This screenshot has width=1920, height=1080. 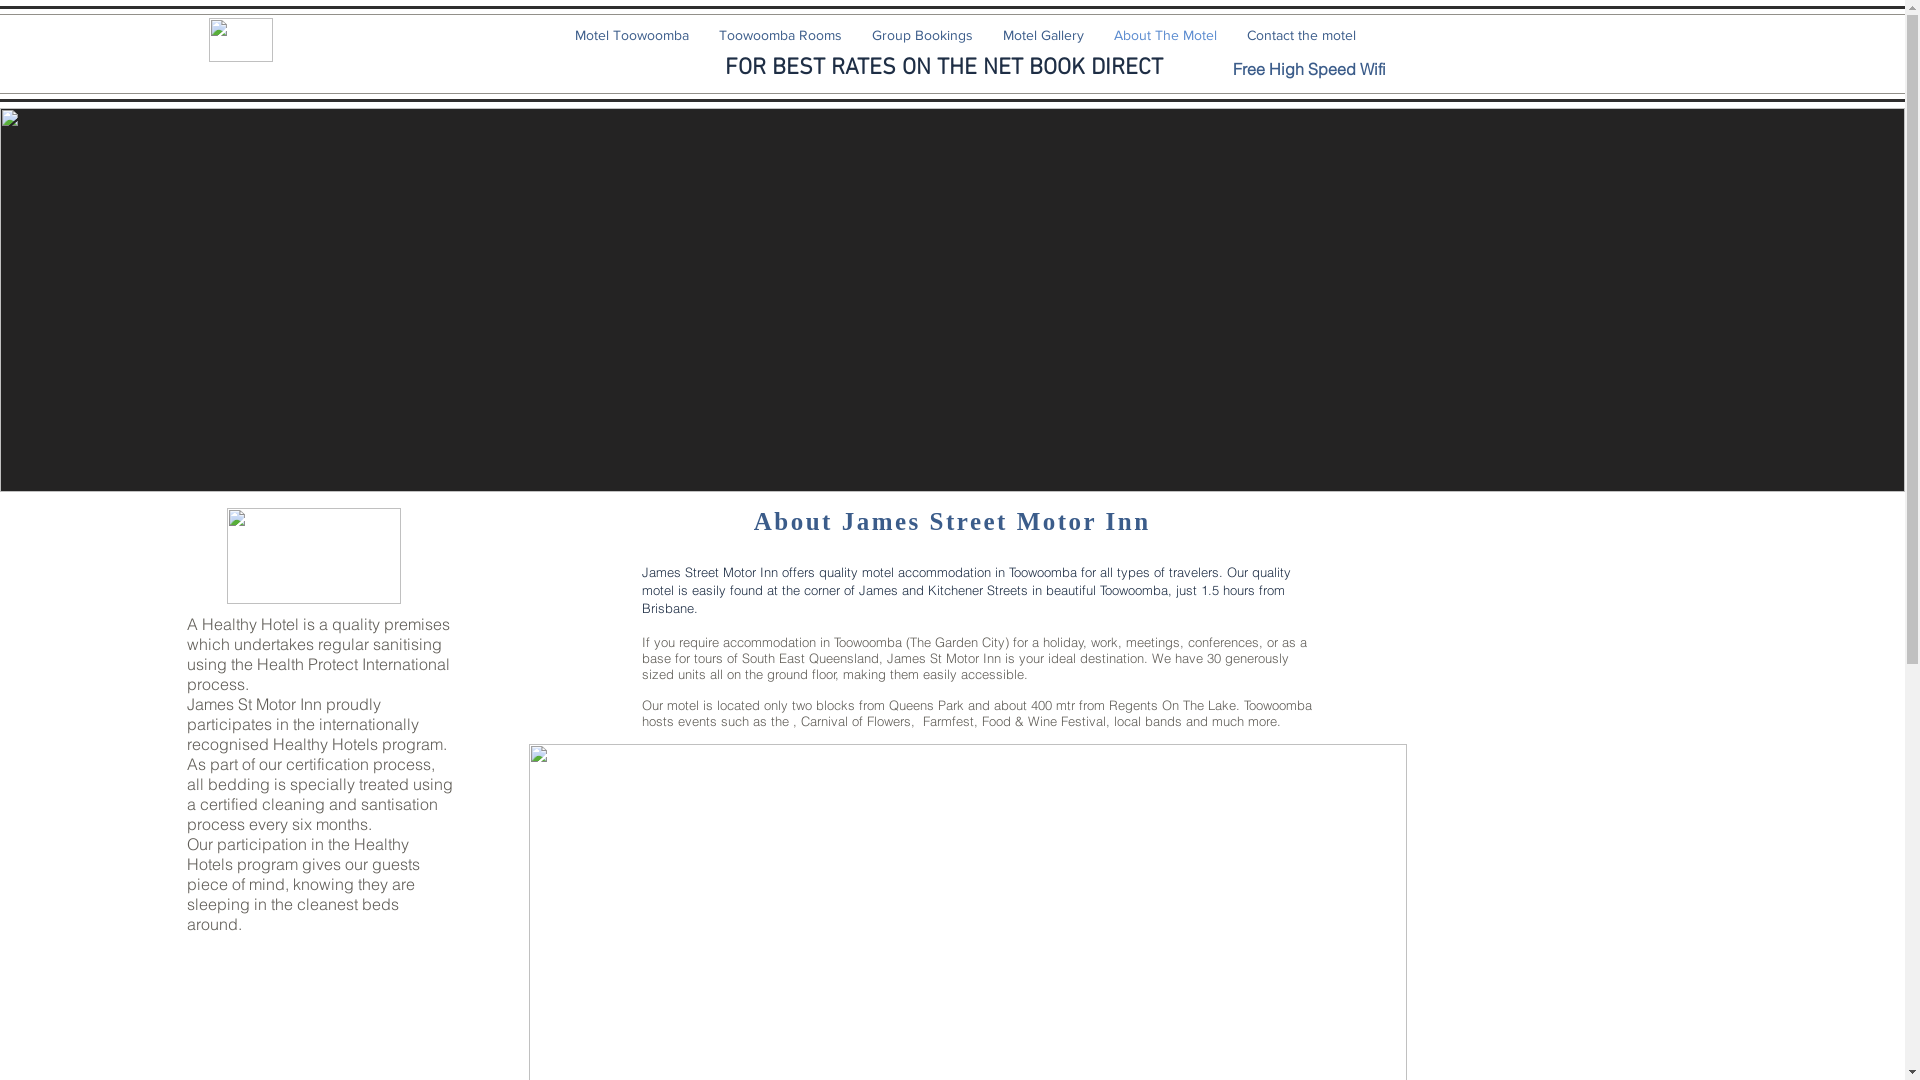 I want to click on 'Toowoomba Rooms', so click(x=779, y=34).